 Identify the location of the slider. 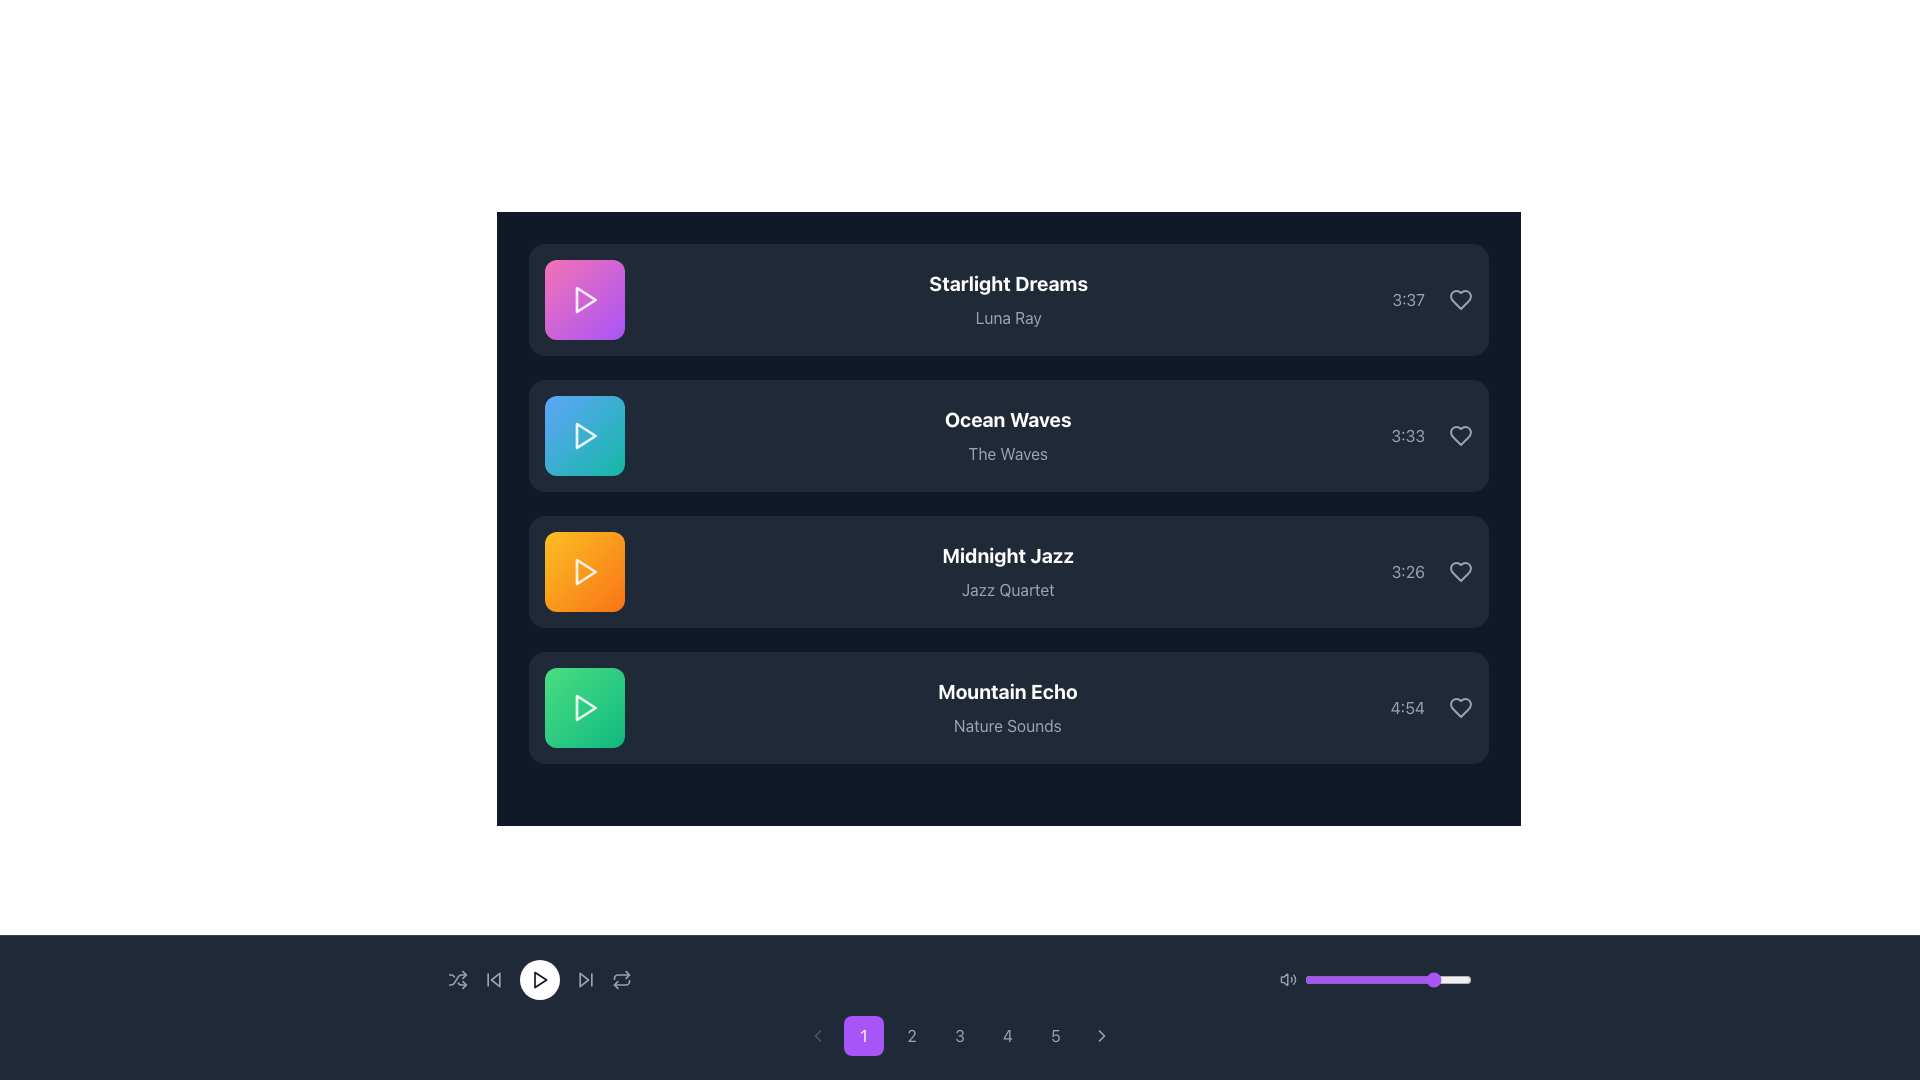
(1356, 978).